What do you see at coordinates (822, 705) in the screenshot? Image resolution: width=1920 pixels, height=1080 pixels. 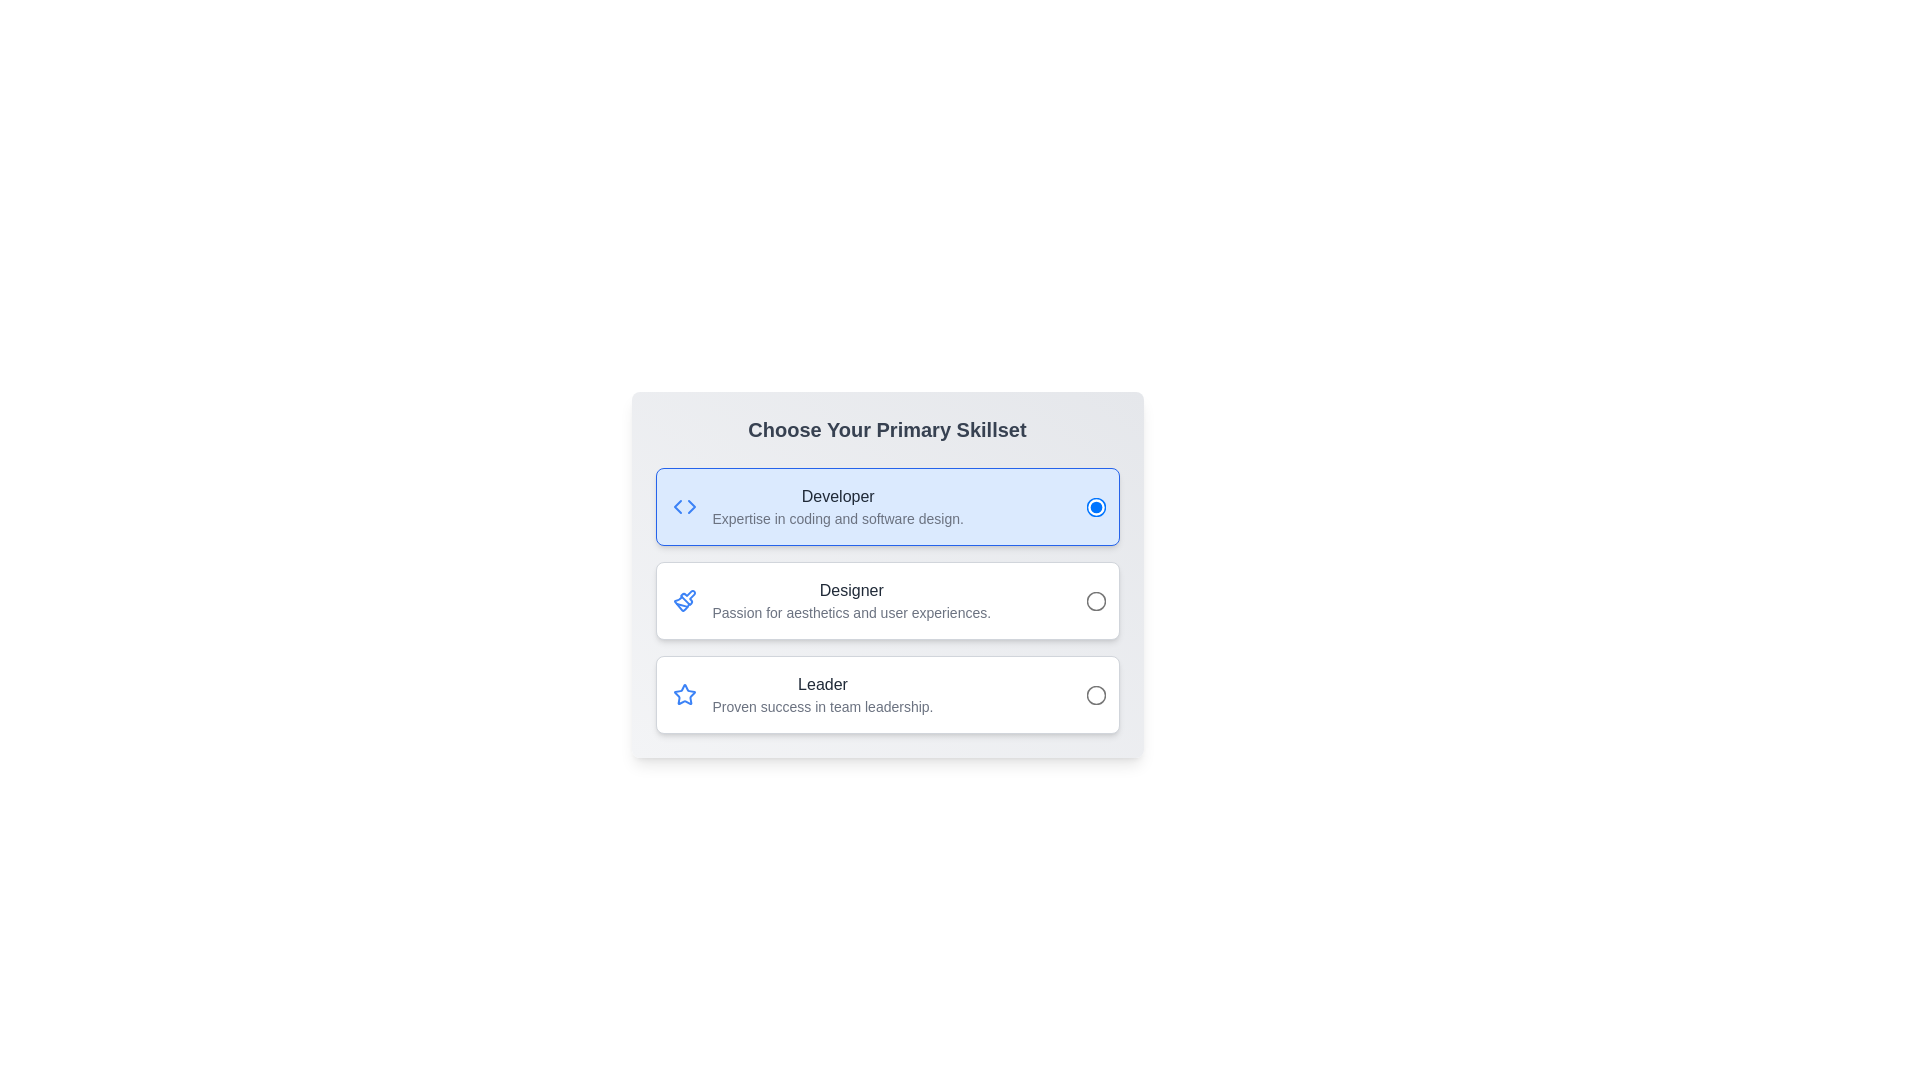 I see `text content of the descriptive subtitle located below the 'Leader' option` at bounding box center [822, 705].